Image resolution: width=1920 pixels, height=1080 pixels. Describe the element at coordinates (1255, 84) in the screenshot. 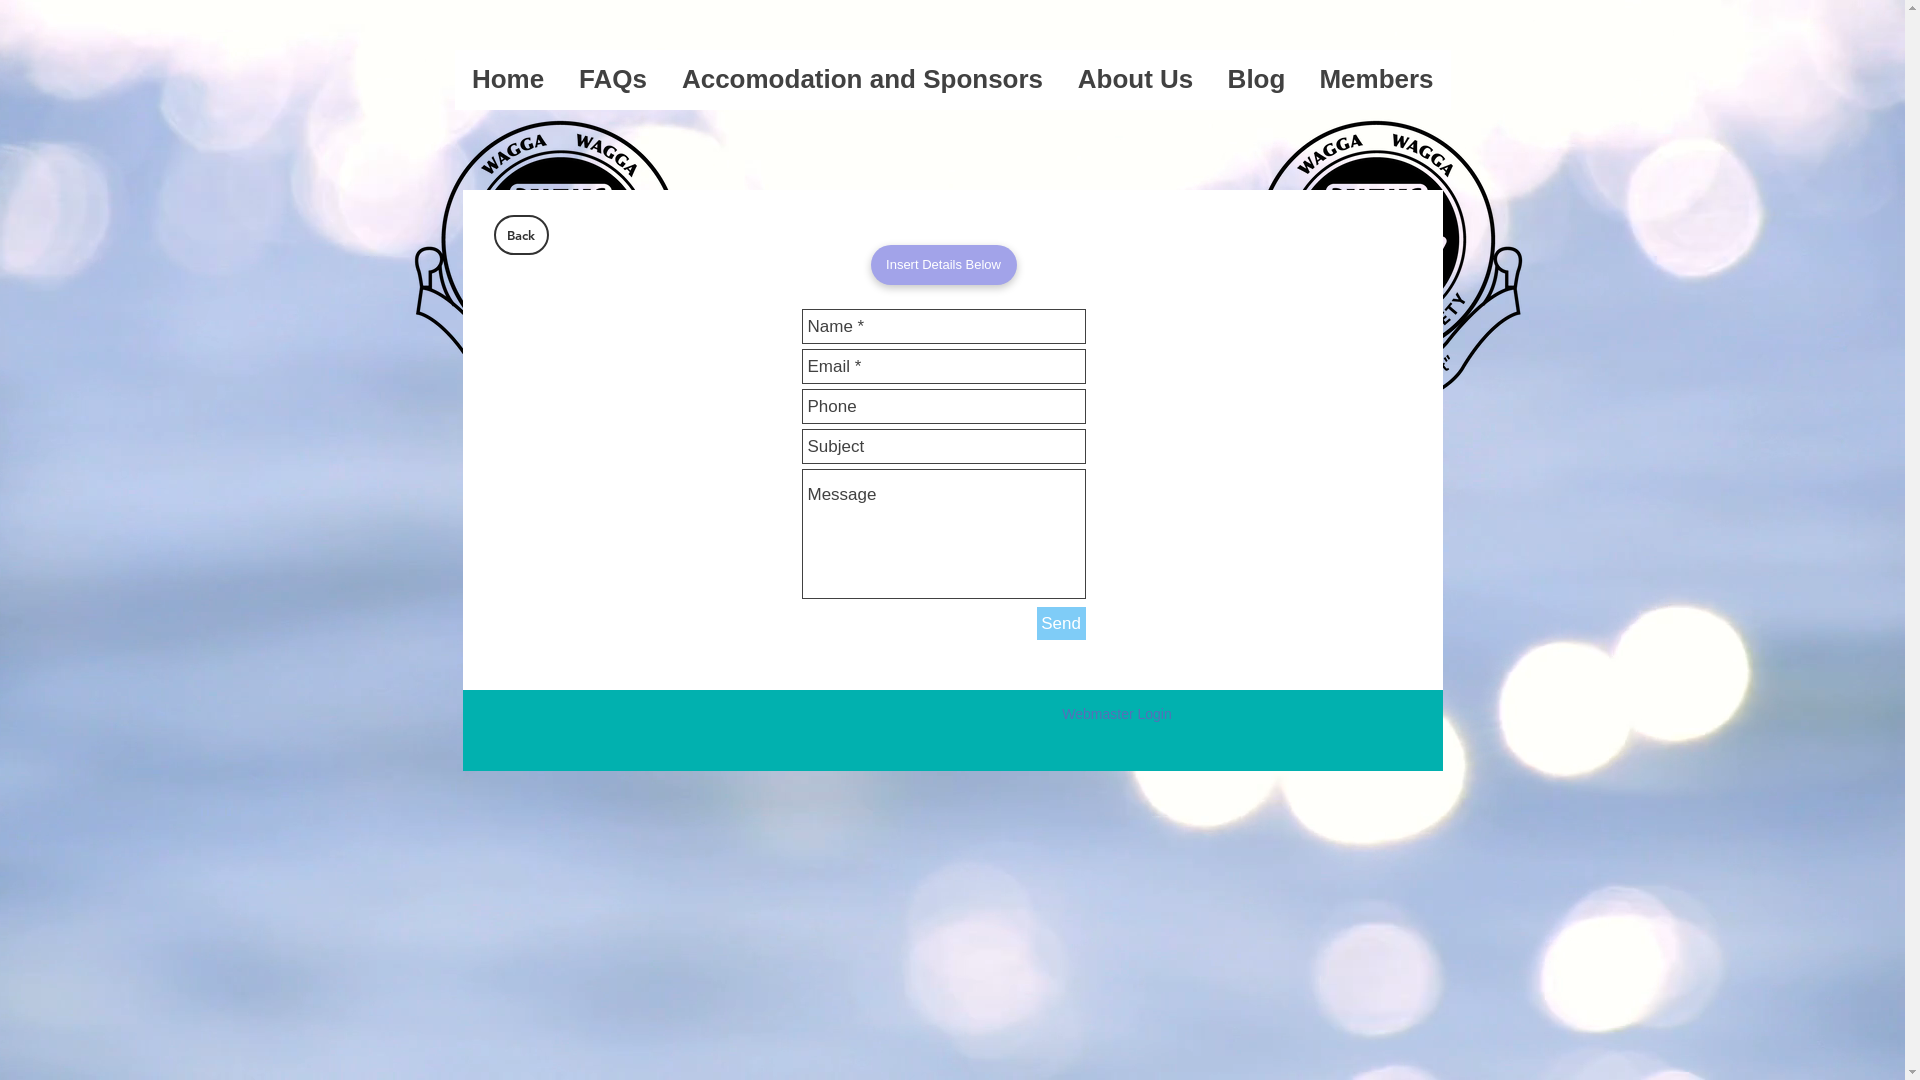

I see `'Blog'` at that location.